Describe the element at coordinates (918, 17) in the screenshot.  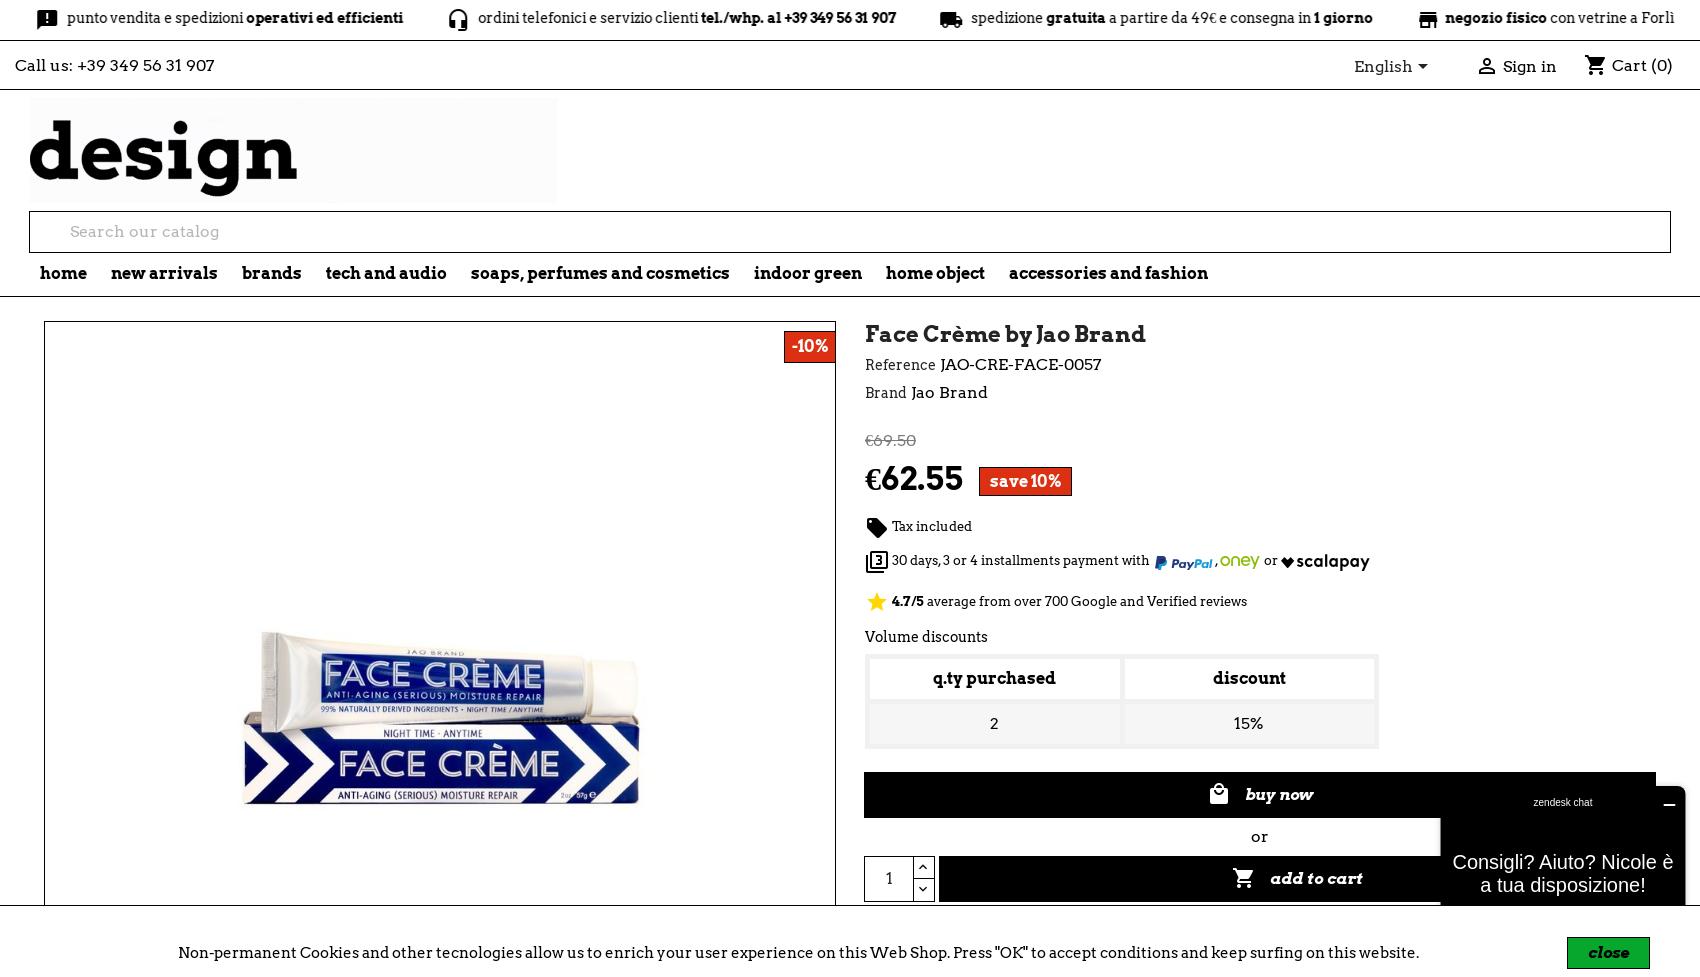
I see `'spedizione'` at that location.